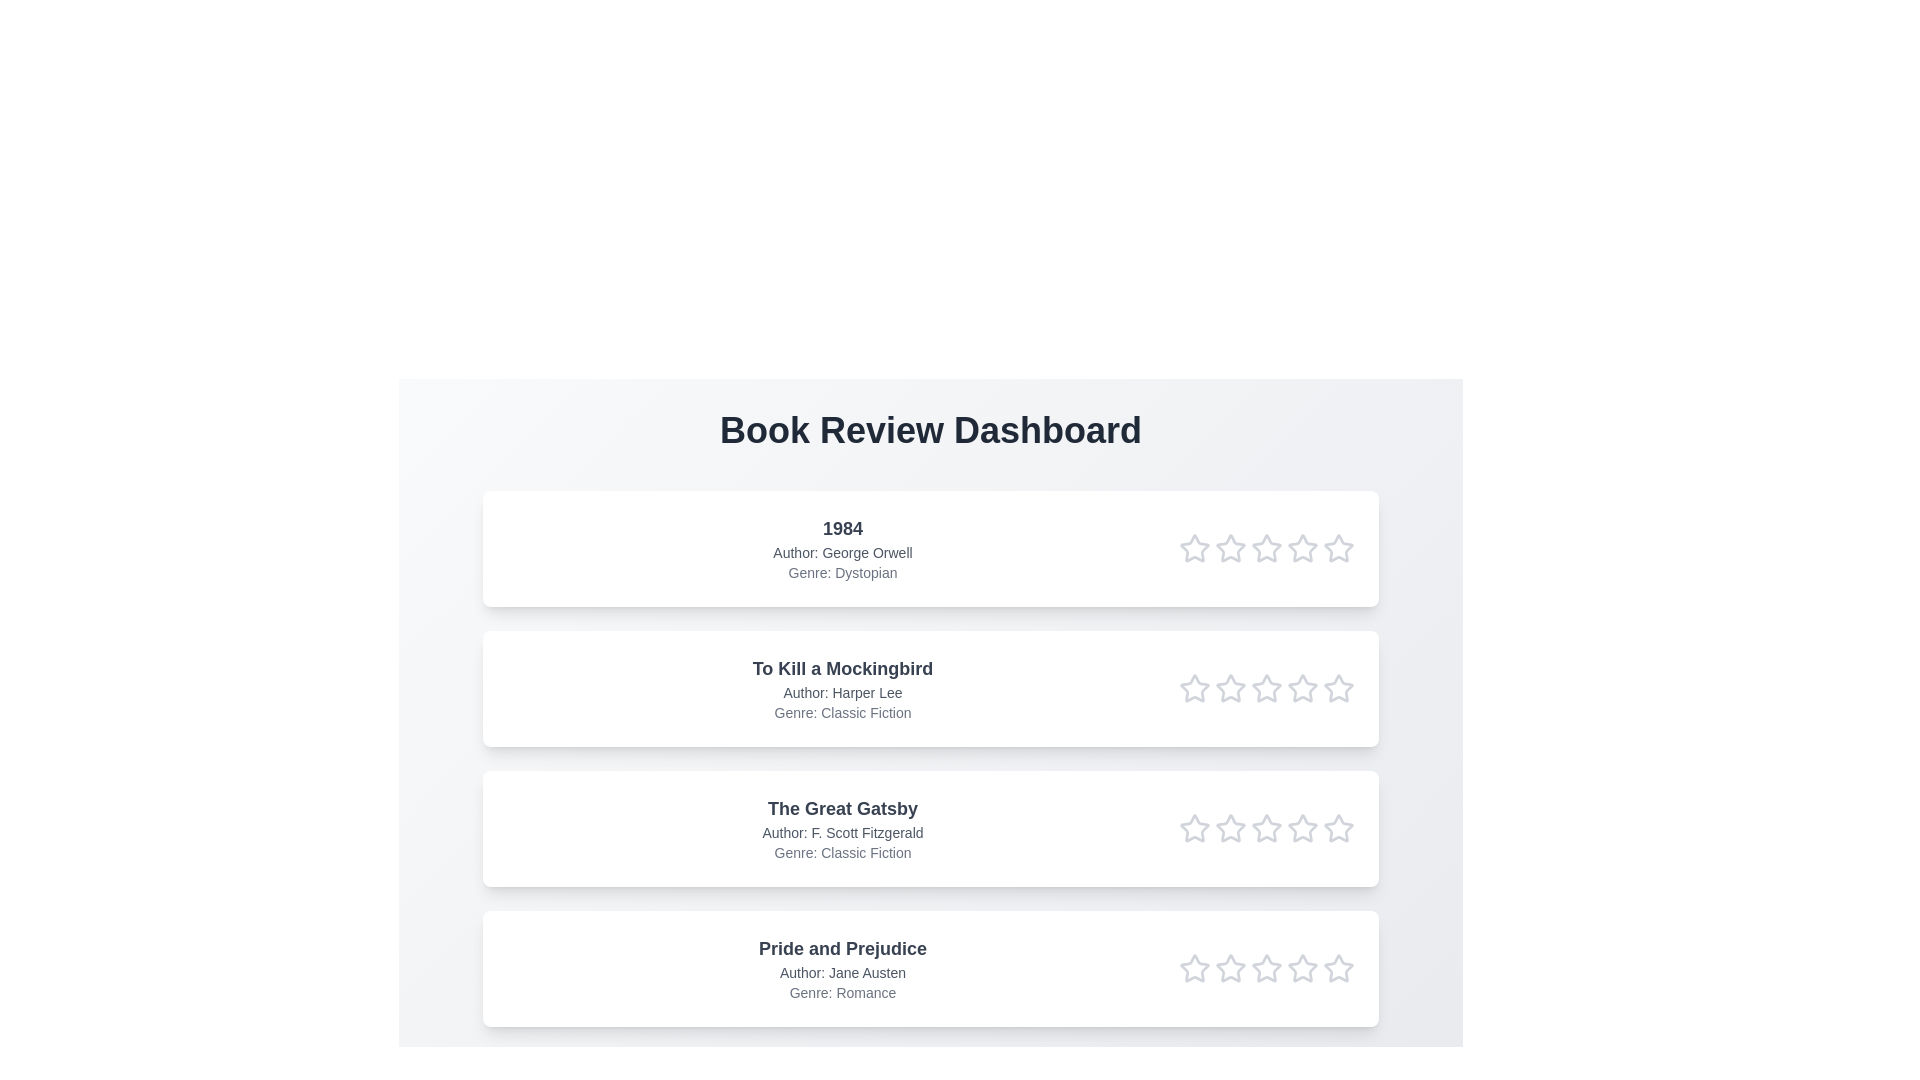 The height and width of the screenshot is (1080, 1920). What do you see at coordinates (1195, 829) in the screenshot?
I see `the rating of the book 'The Great Gatsby' to 1 stars by clicking on the respective star` at bounding box center [1195, 829].